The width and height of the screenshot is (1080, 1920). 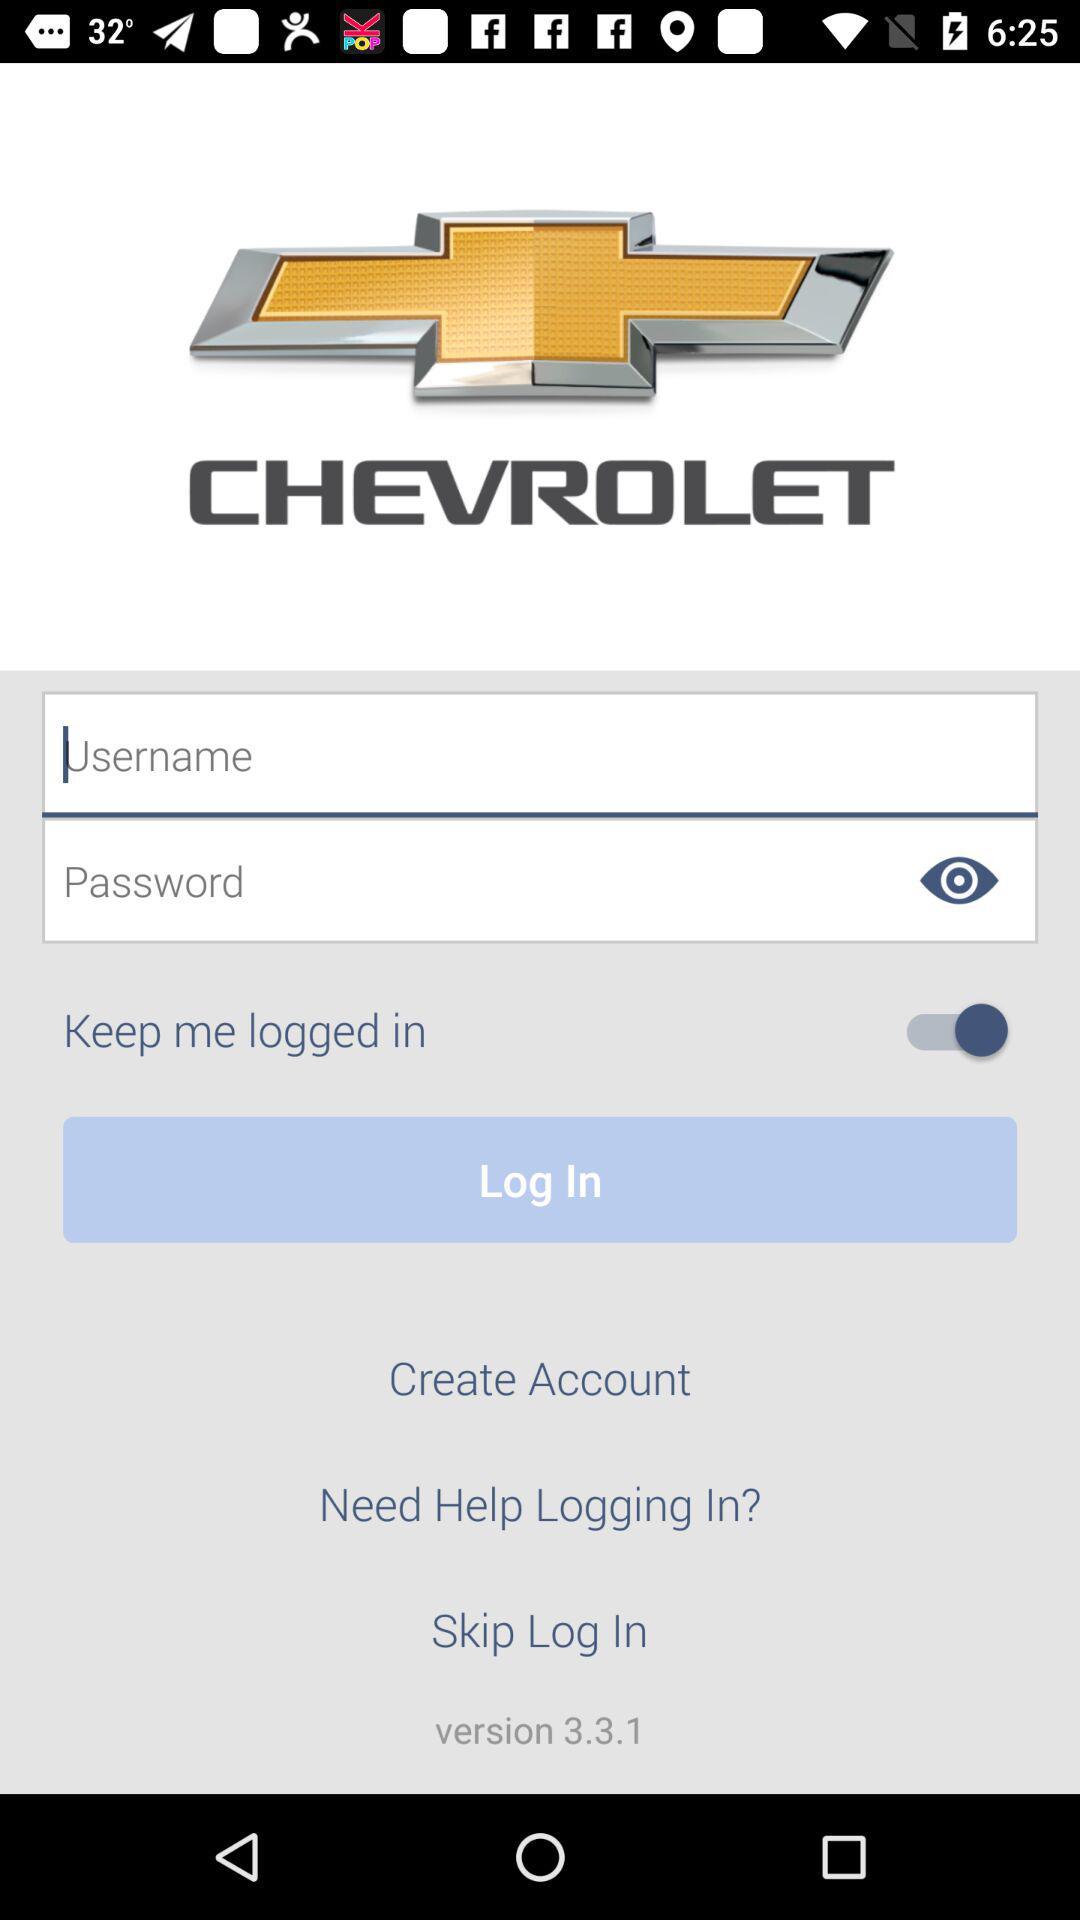 I want to click on icon on the right, so click(x=964, y=1030).